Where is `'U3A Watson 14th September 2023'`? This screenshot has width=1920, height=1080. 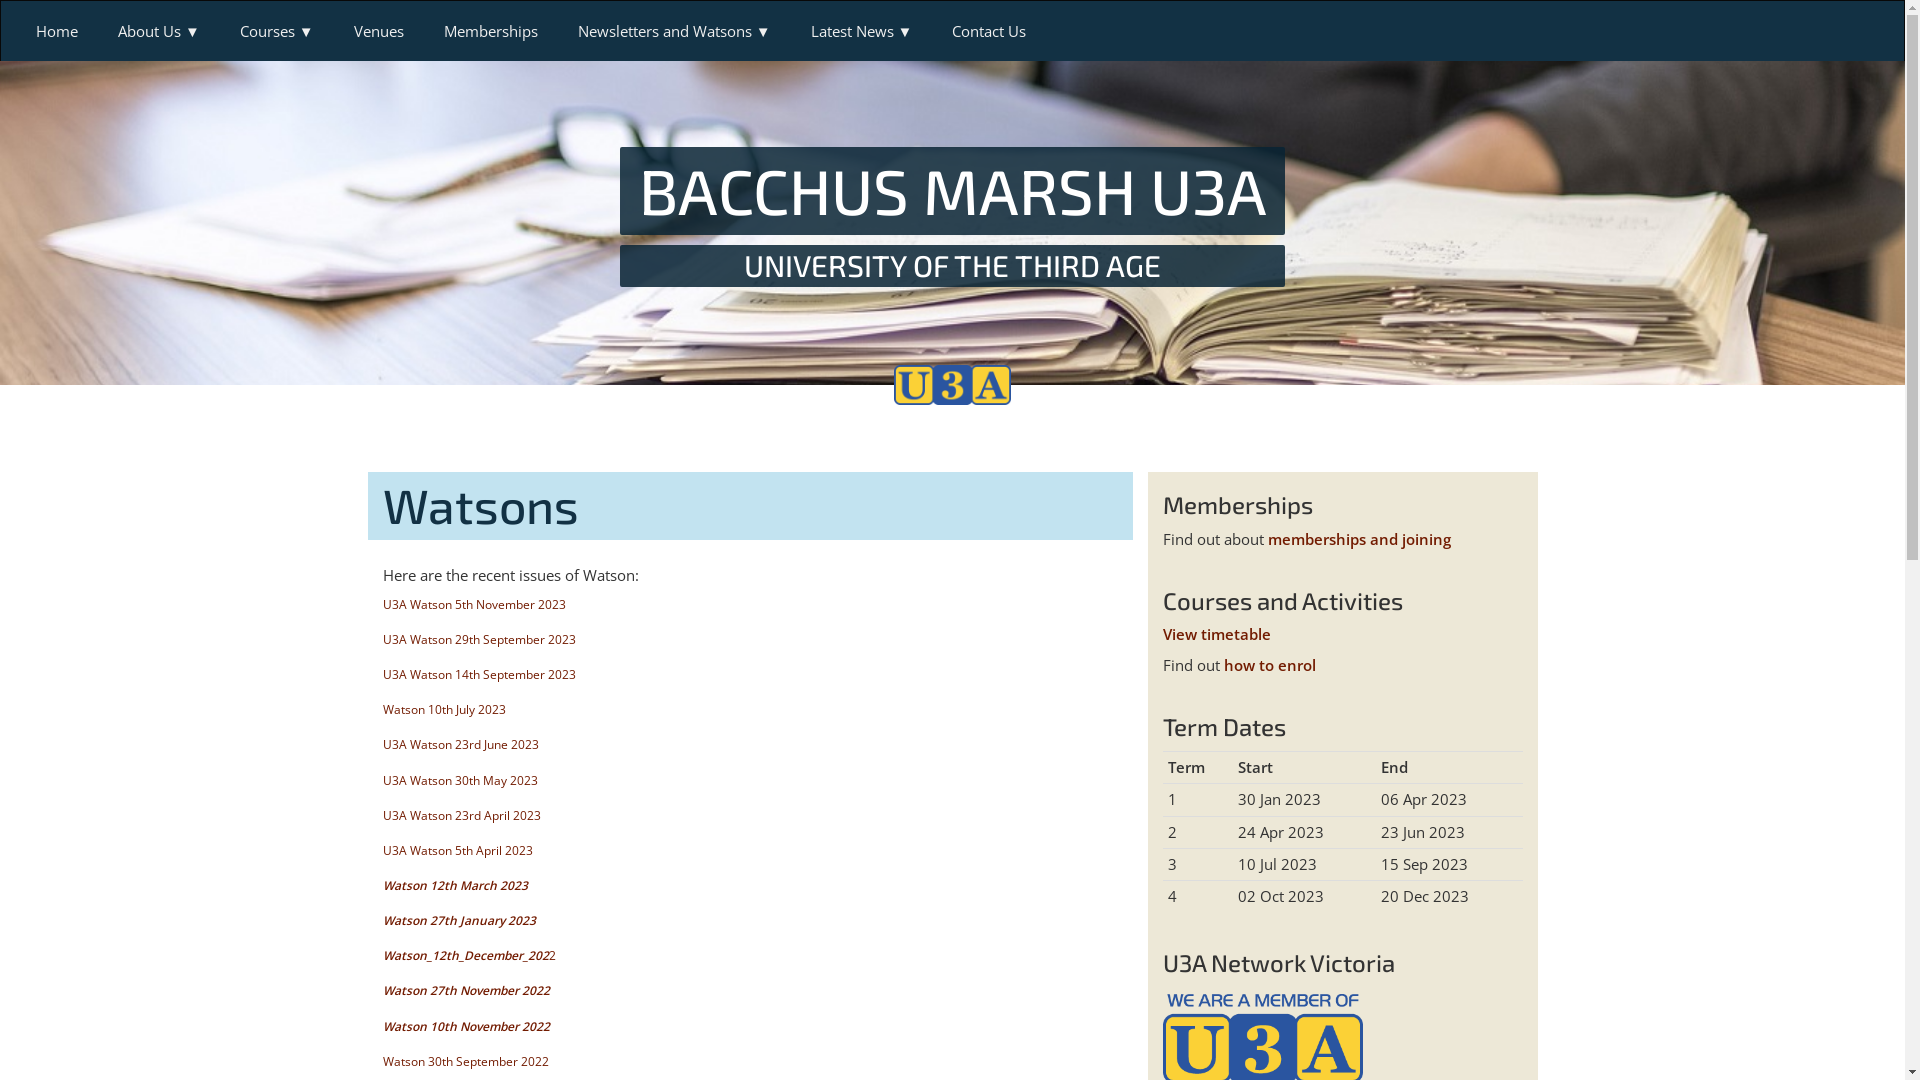 'U3A Watson 14th September 2023' is located at coordinates (382, 674).